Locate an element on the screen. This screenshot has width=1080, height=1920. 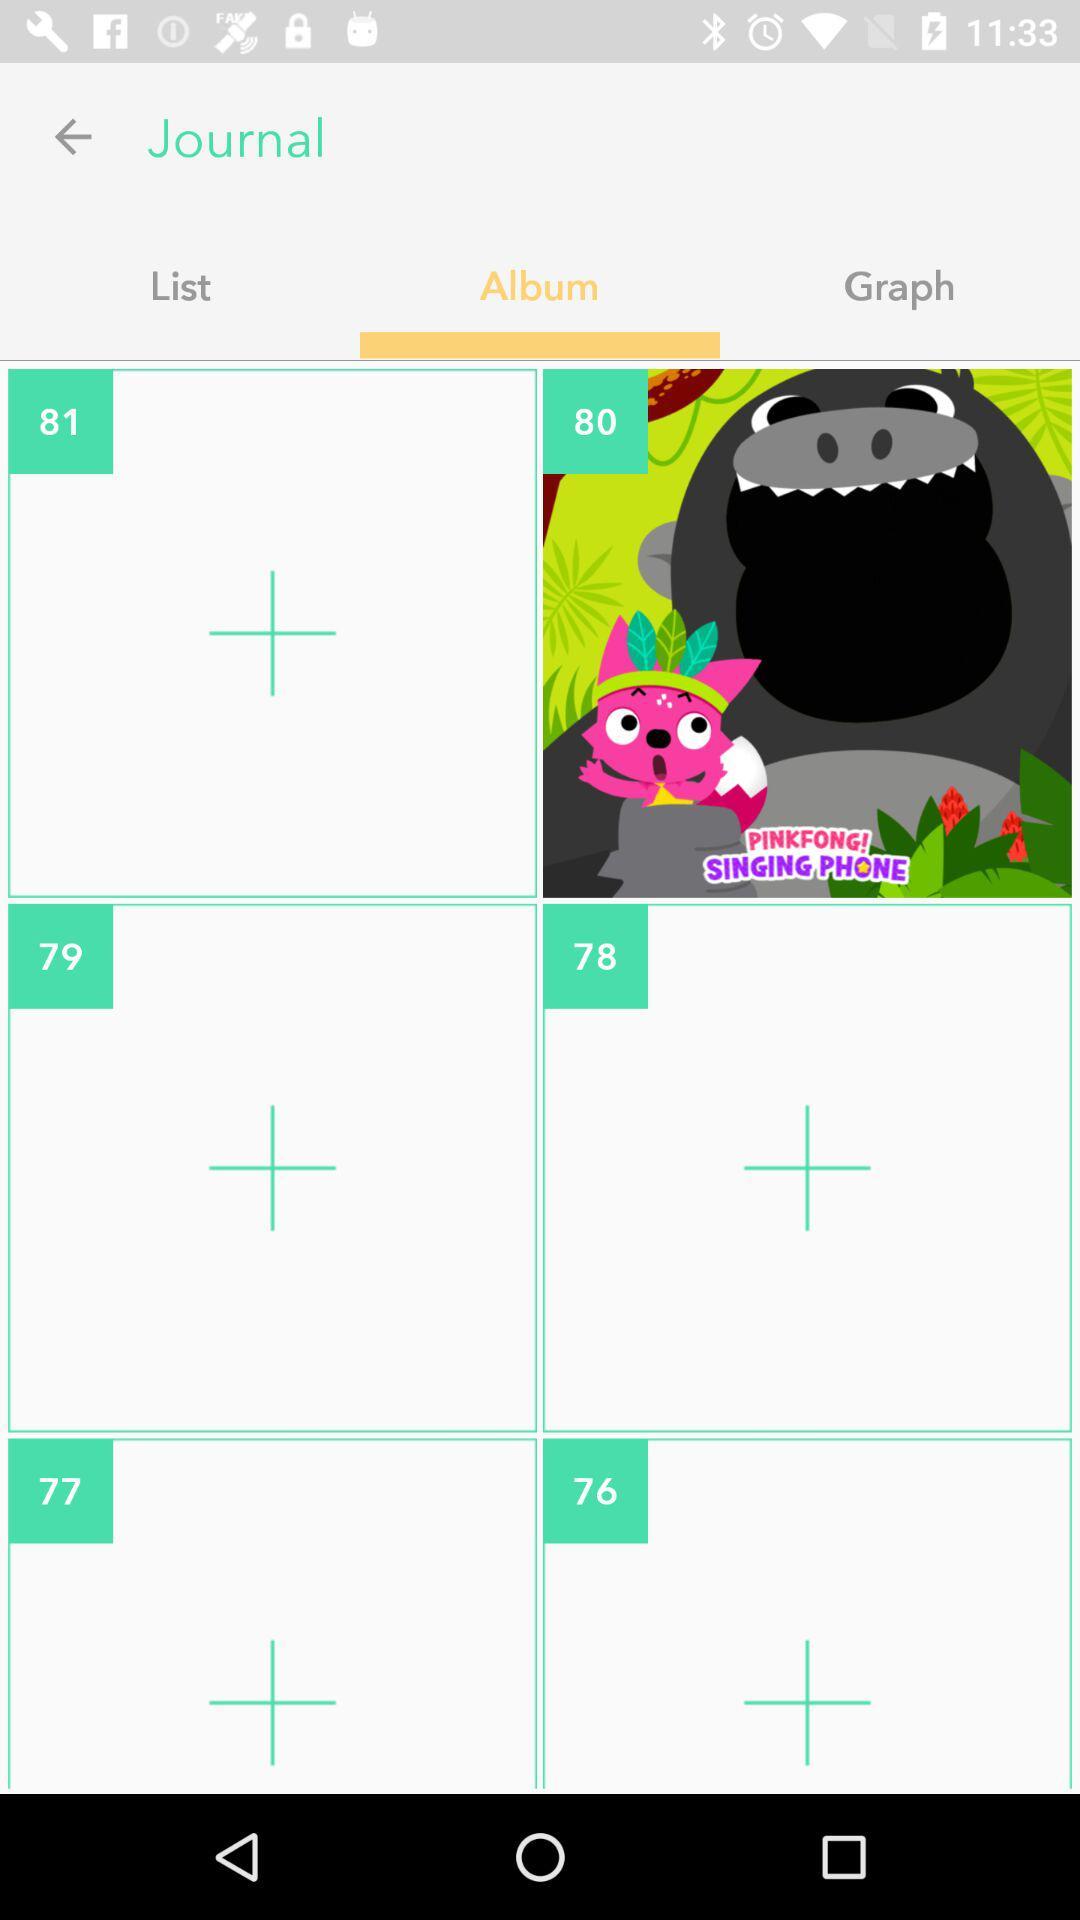
icon to the left of graph icon is located at coordinates (540, 284).